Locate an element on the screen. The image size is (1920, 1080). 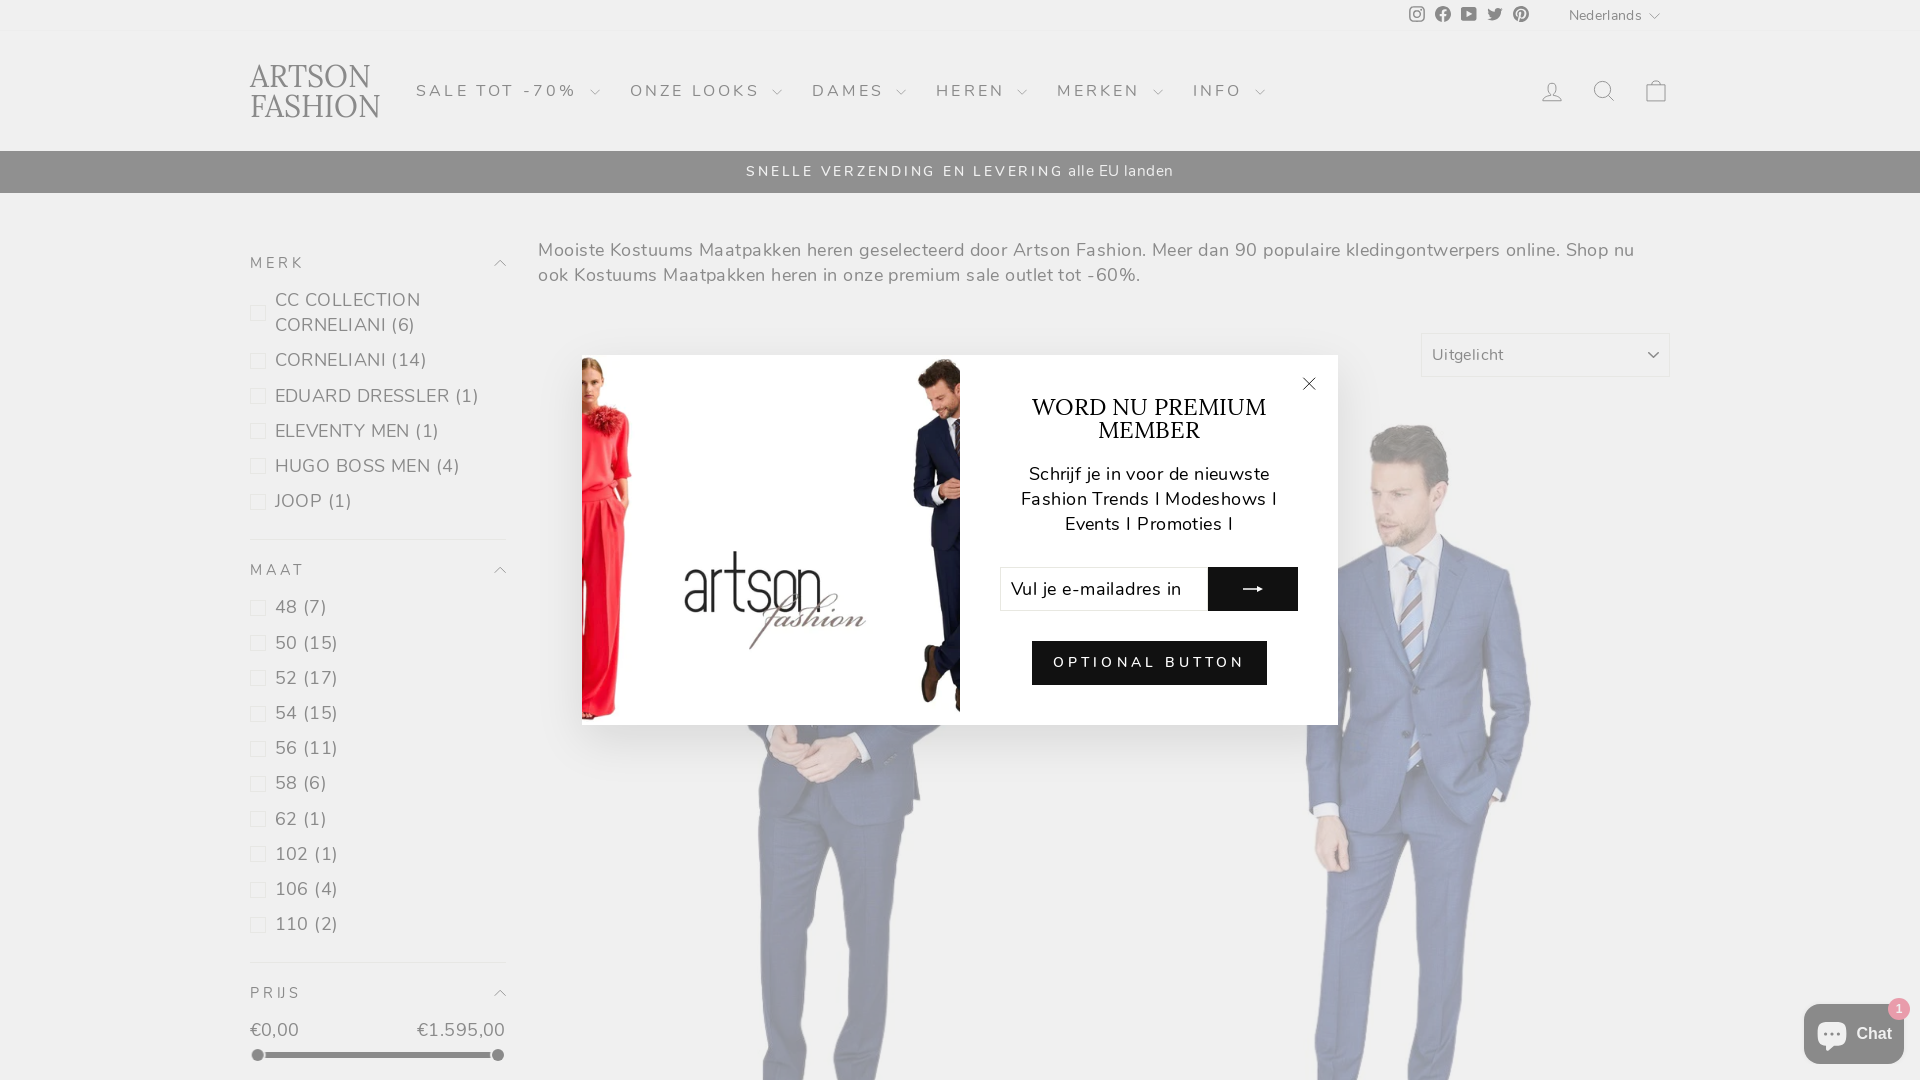
'instagram is located at coordinates (1415, 15).